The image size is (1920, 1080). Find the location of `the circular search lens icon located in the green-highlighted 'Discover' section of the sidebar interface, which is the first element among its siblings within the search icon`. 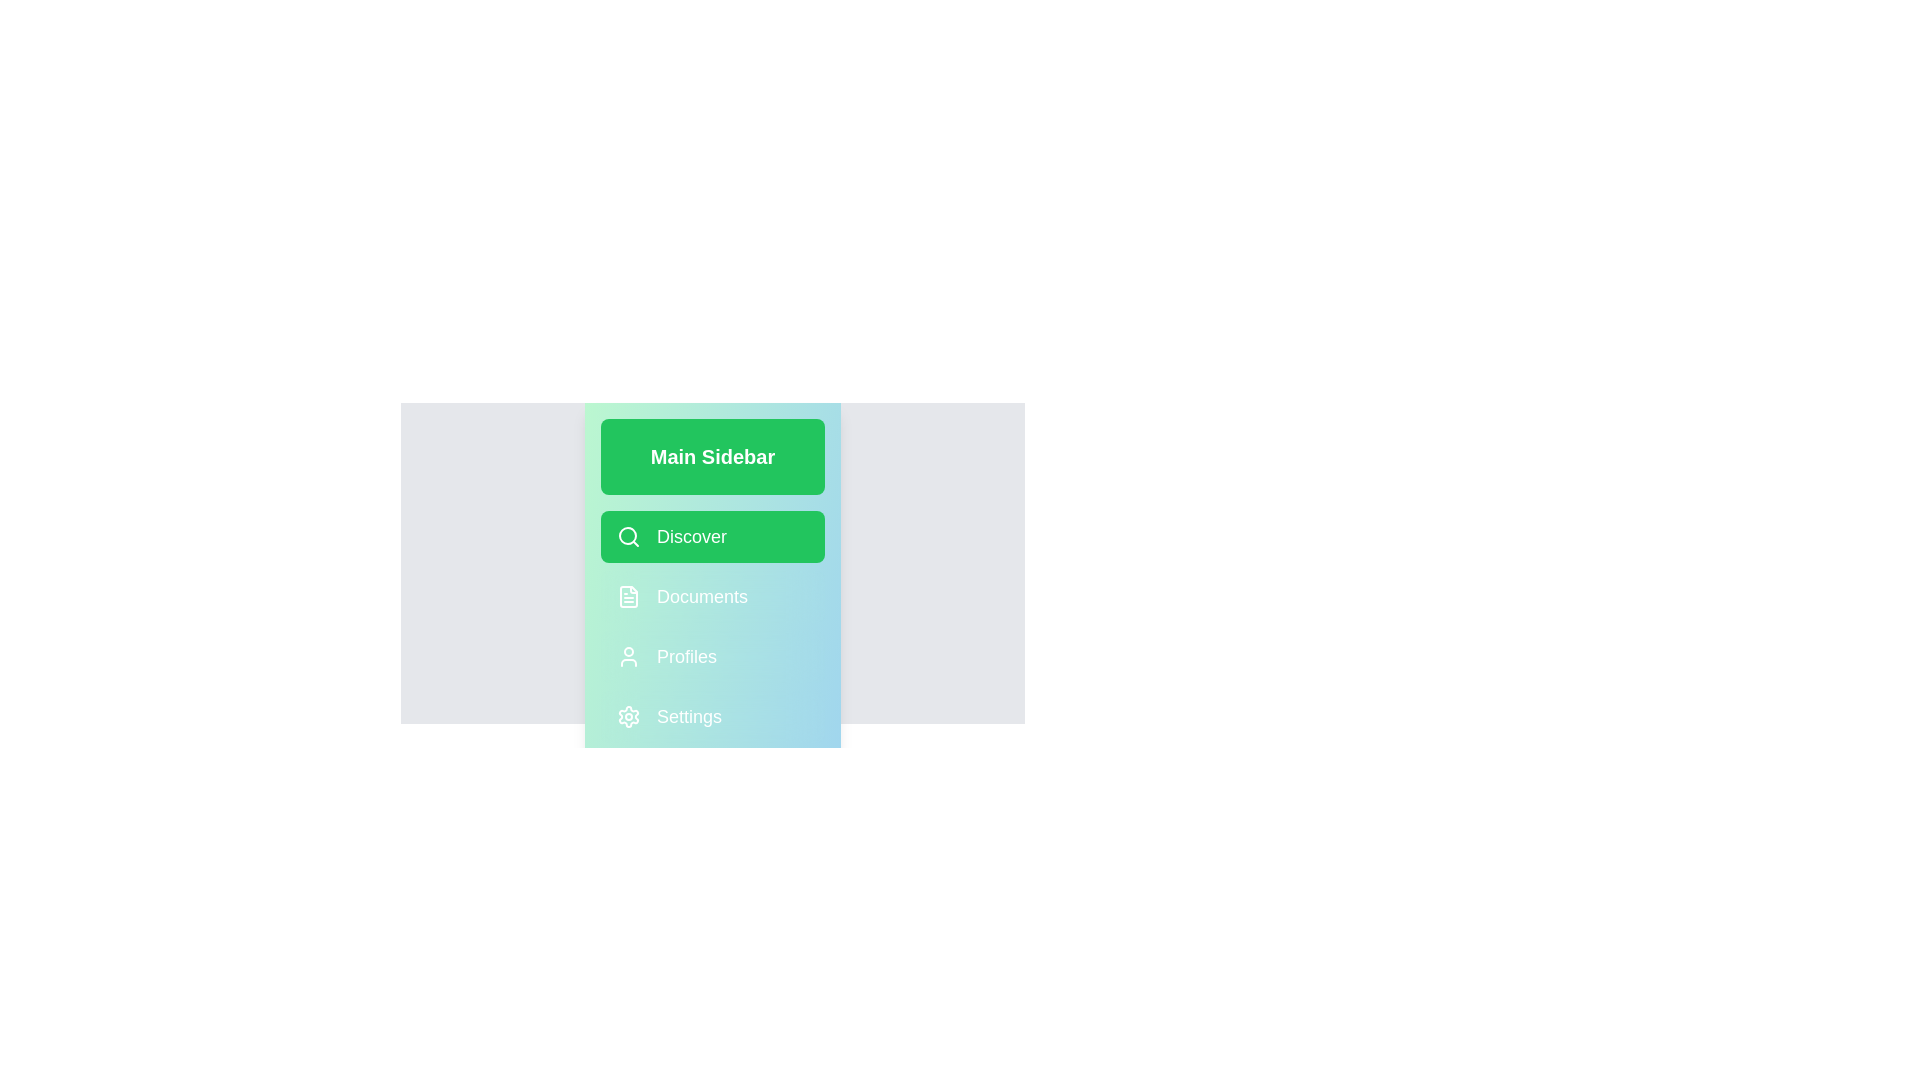

the circular search lens icon located in the green-highlighted 'Discover' section of the sidebar interface, which is the first element among its siblings within the search icon is located at coordinates (627, 535).